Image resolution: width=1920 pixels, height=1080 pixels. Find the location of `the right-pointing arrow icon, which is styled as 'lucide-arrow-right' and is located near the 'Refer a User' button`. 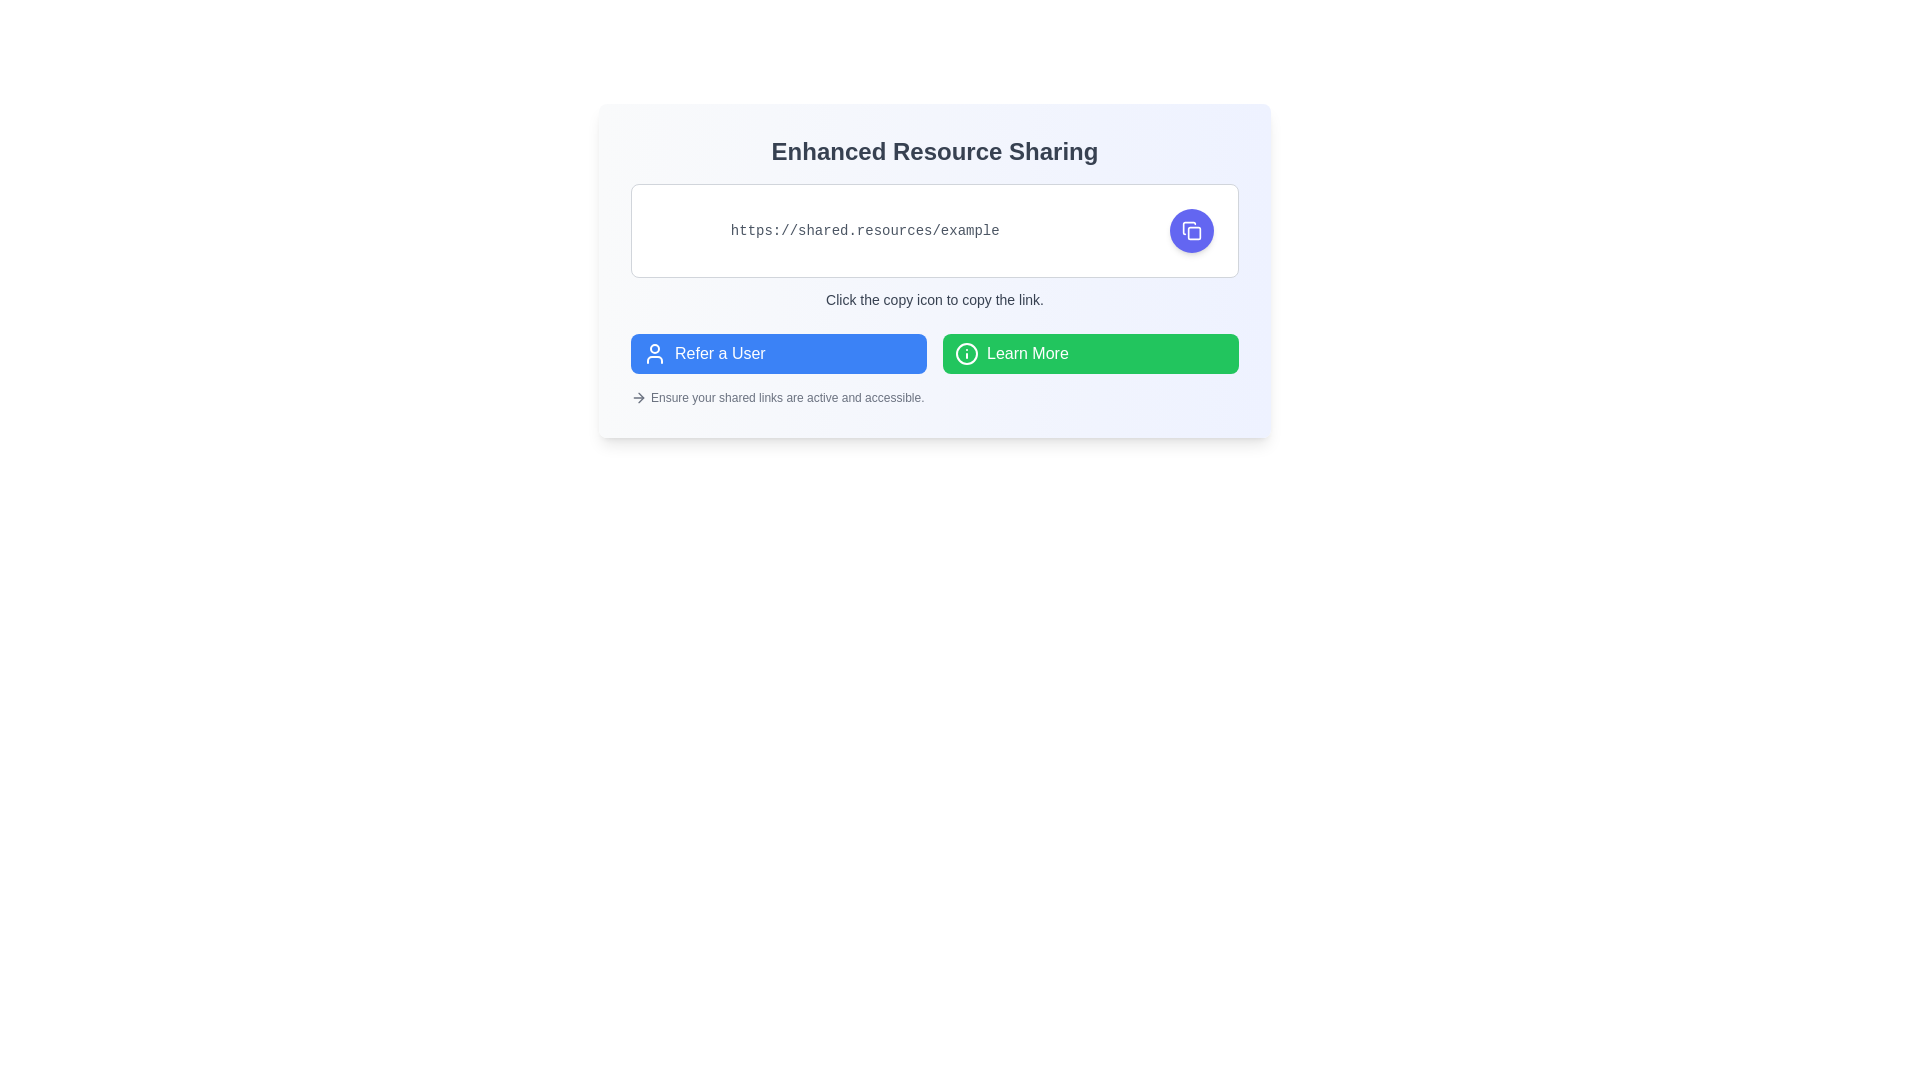

the right-pointing arrow icon, which is styled as 'lucide-arrow-right' and is located near the 'Refer a User' button is located at coordinates (641, 397).